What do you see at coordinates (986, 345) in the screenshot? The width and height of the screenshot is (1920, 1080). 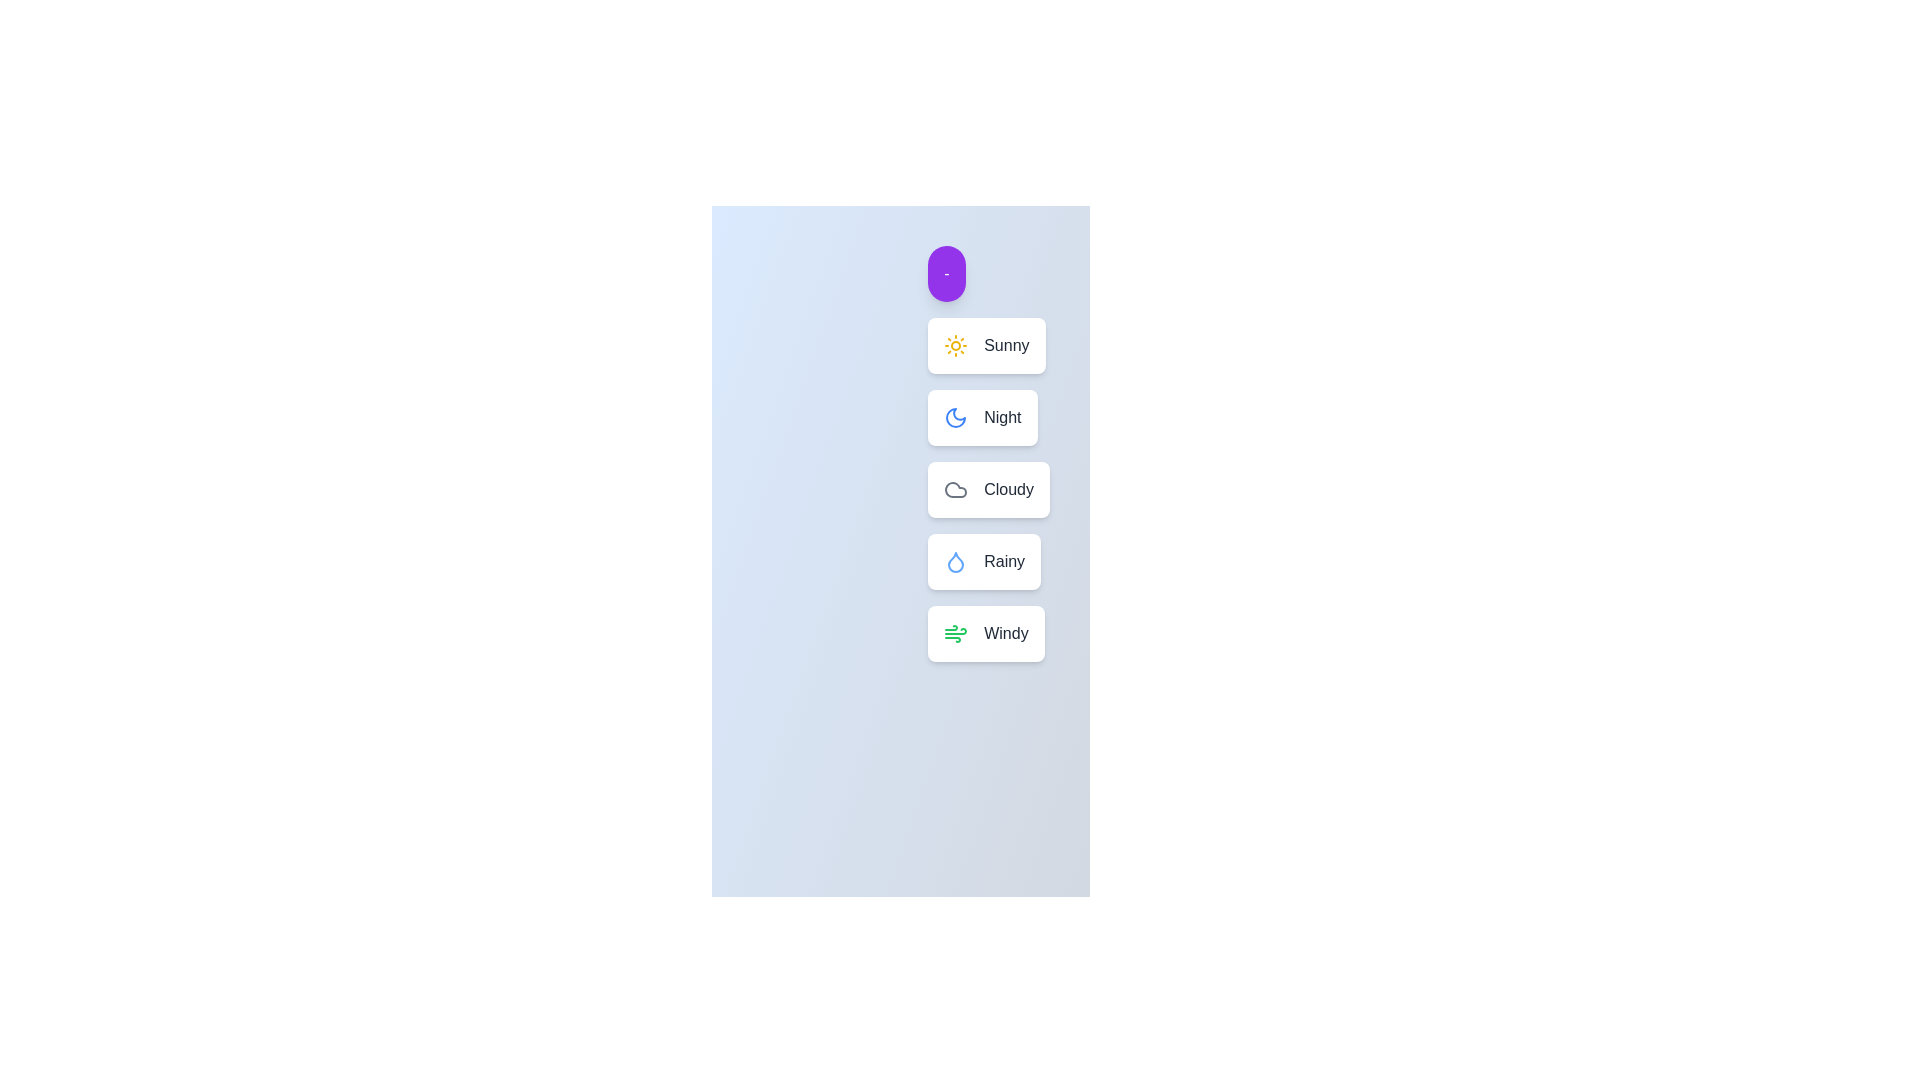 I see `the weather option Sunny by clicking on its corresponding button` at bounding box center [986, 345].